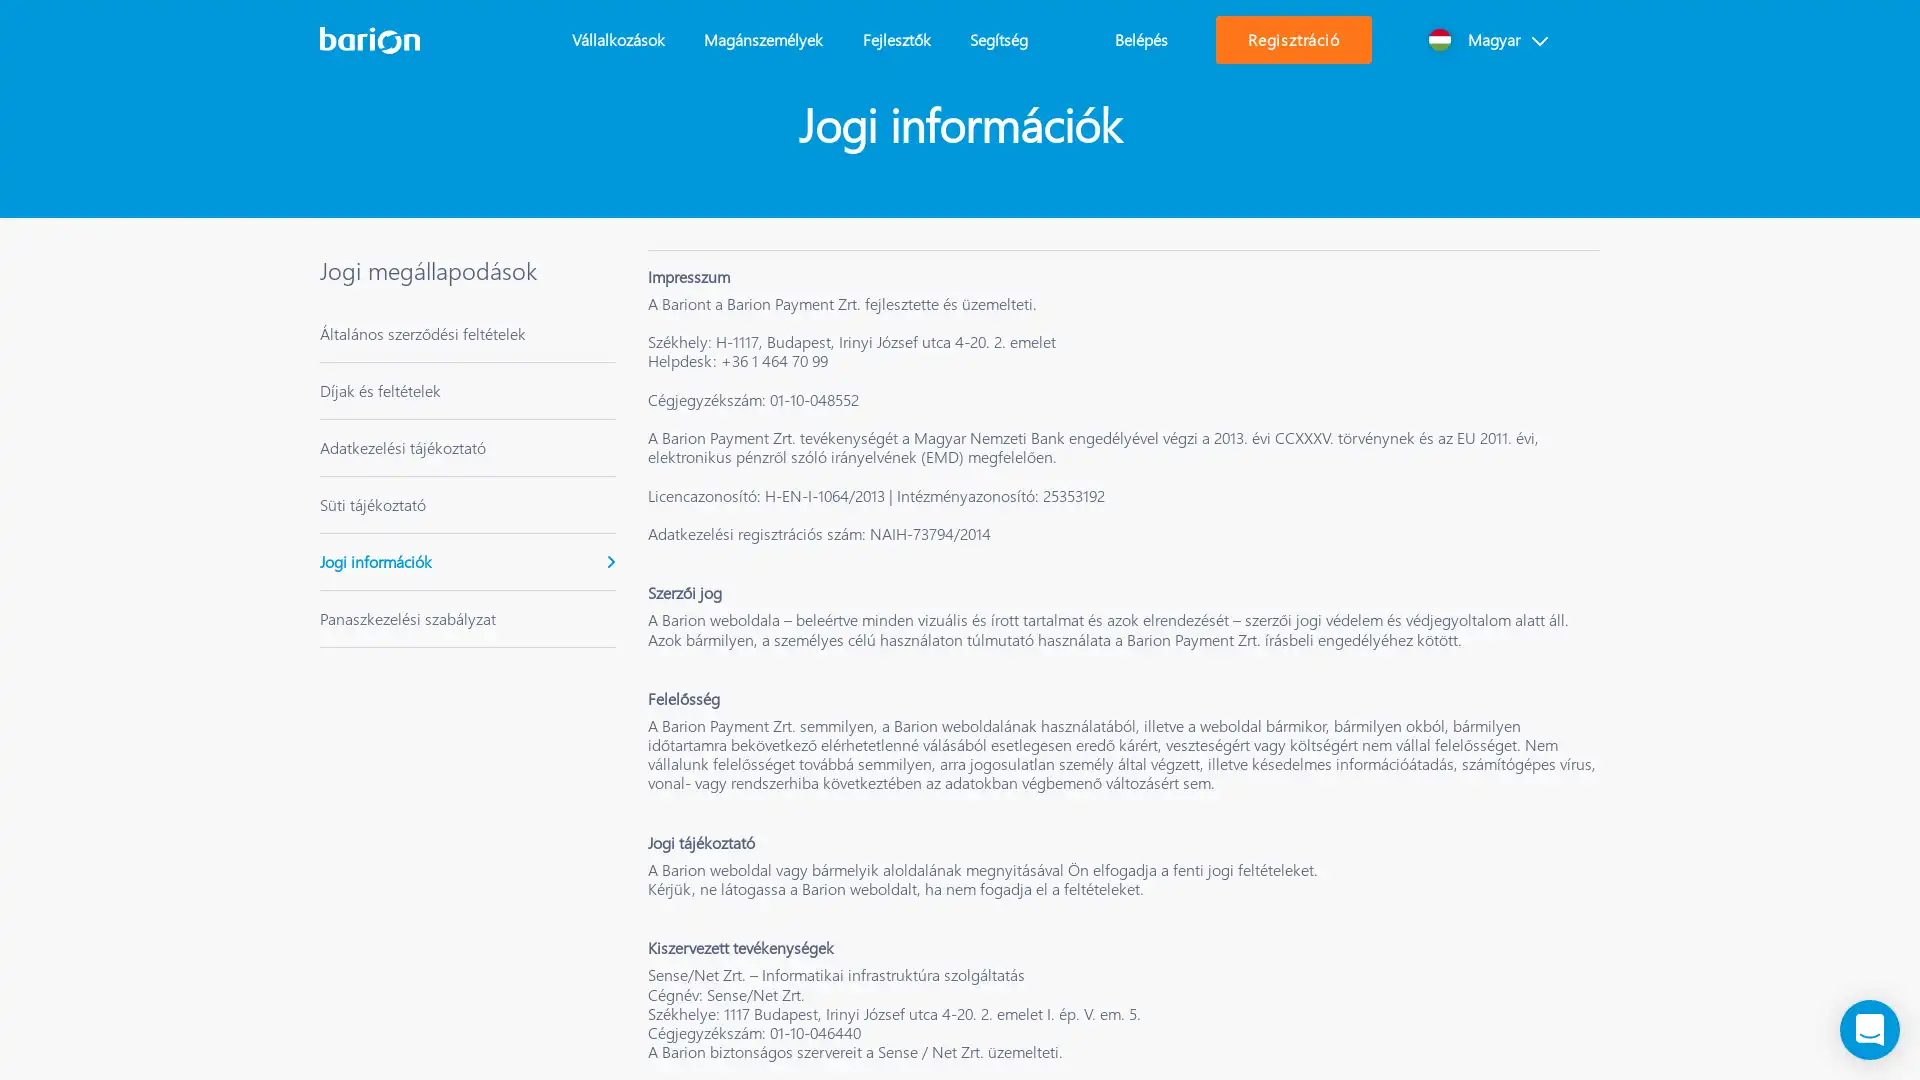  What do you see at coordinates (1613, 990) in the screenshot?
I see `Osszes suti elfogadasa` at bounding box center [1613, 990].